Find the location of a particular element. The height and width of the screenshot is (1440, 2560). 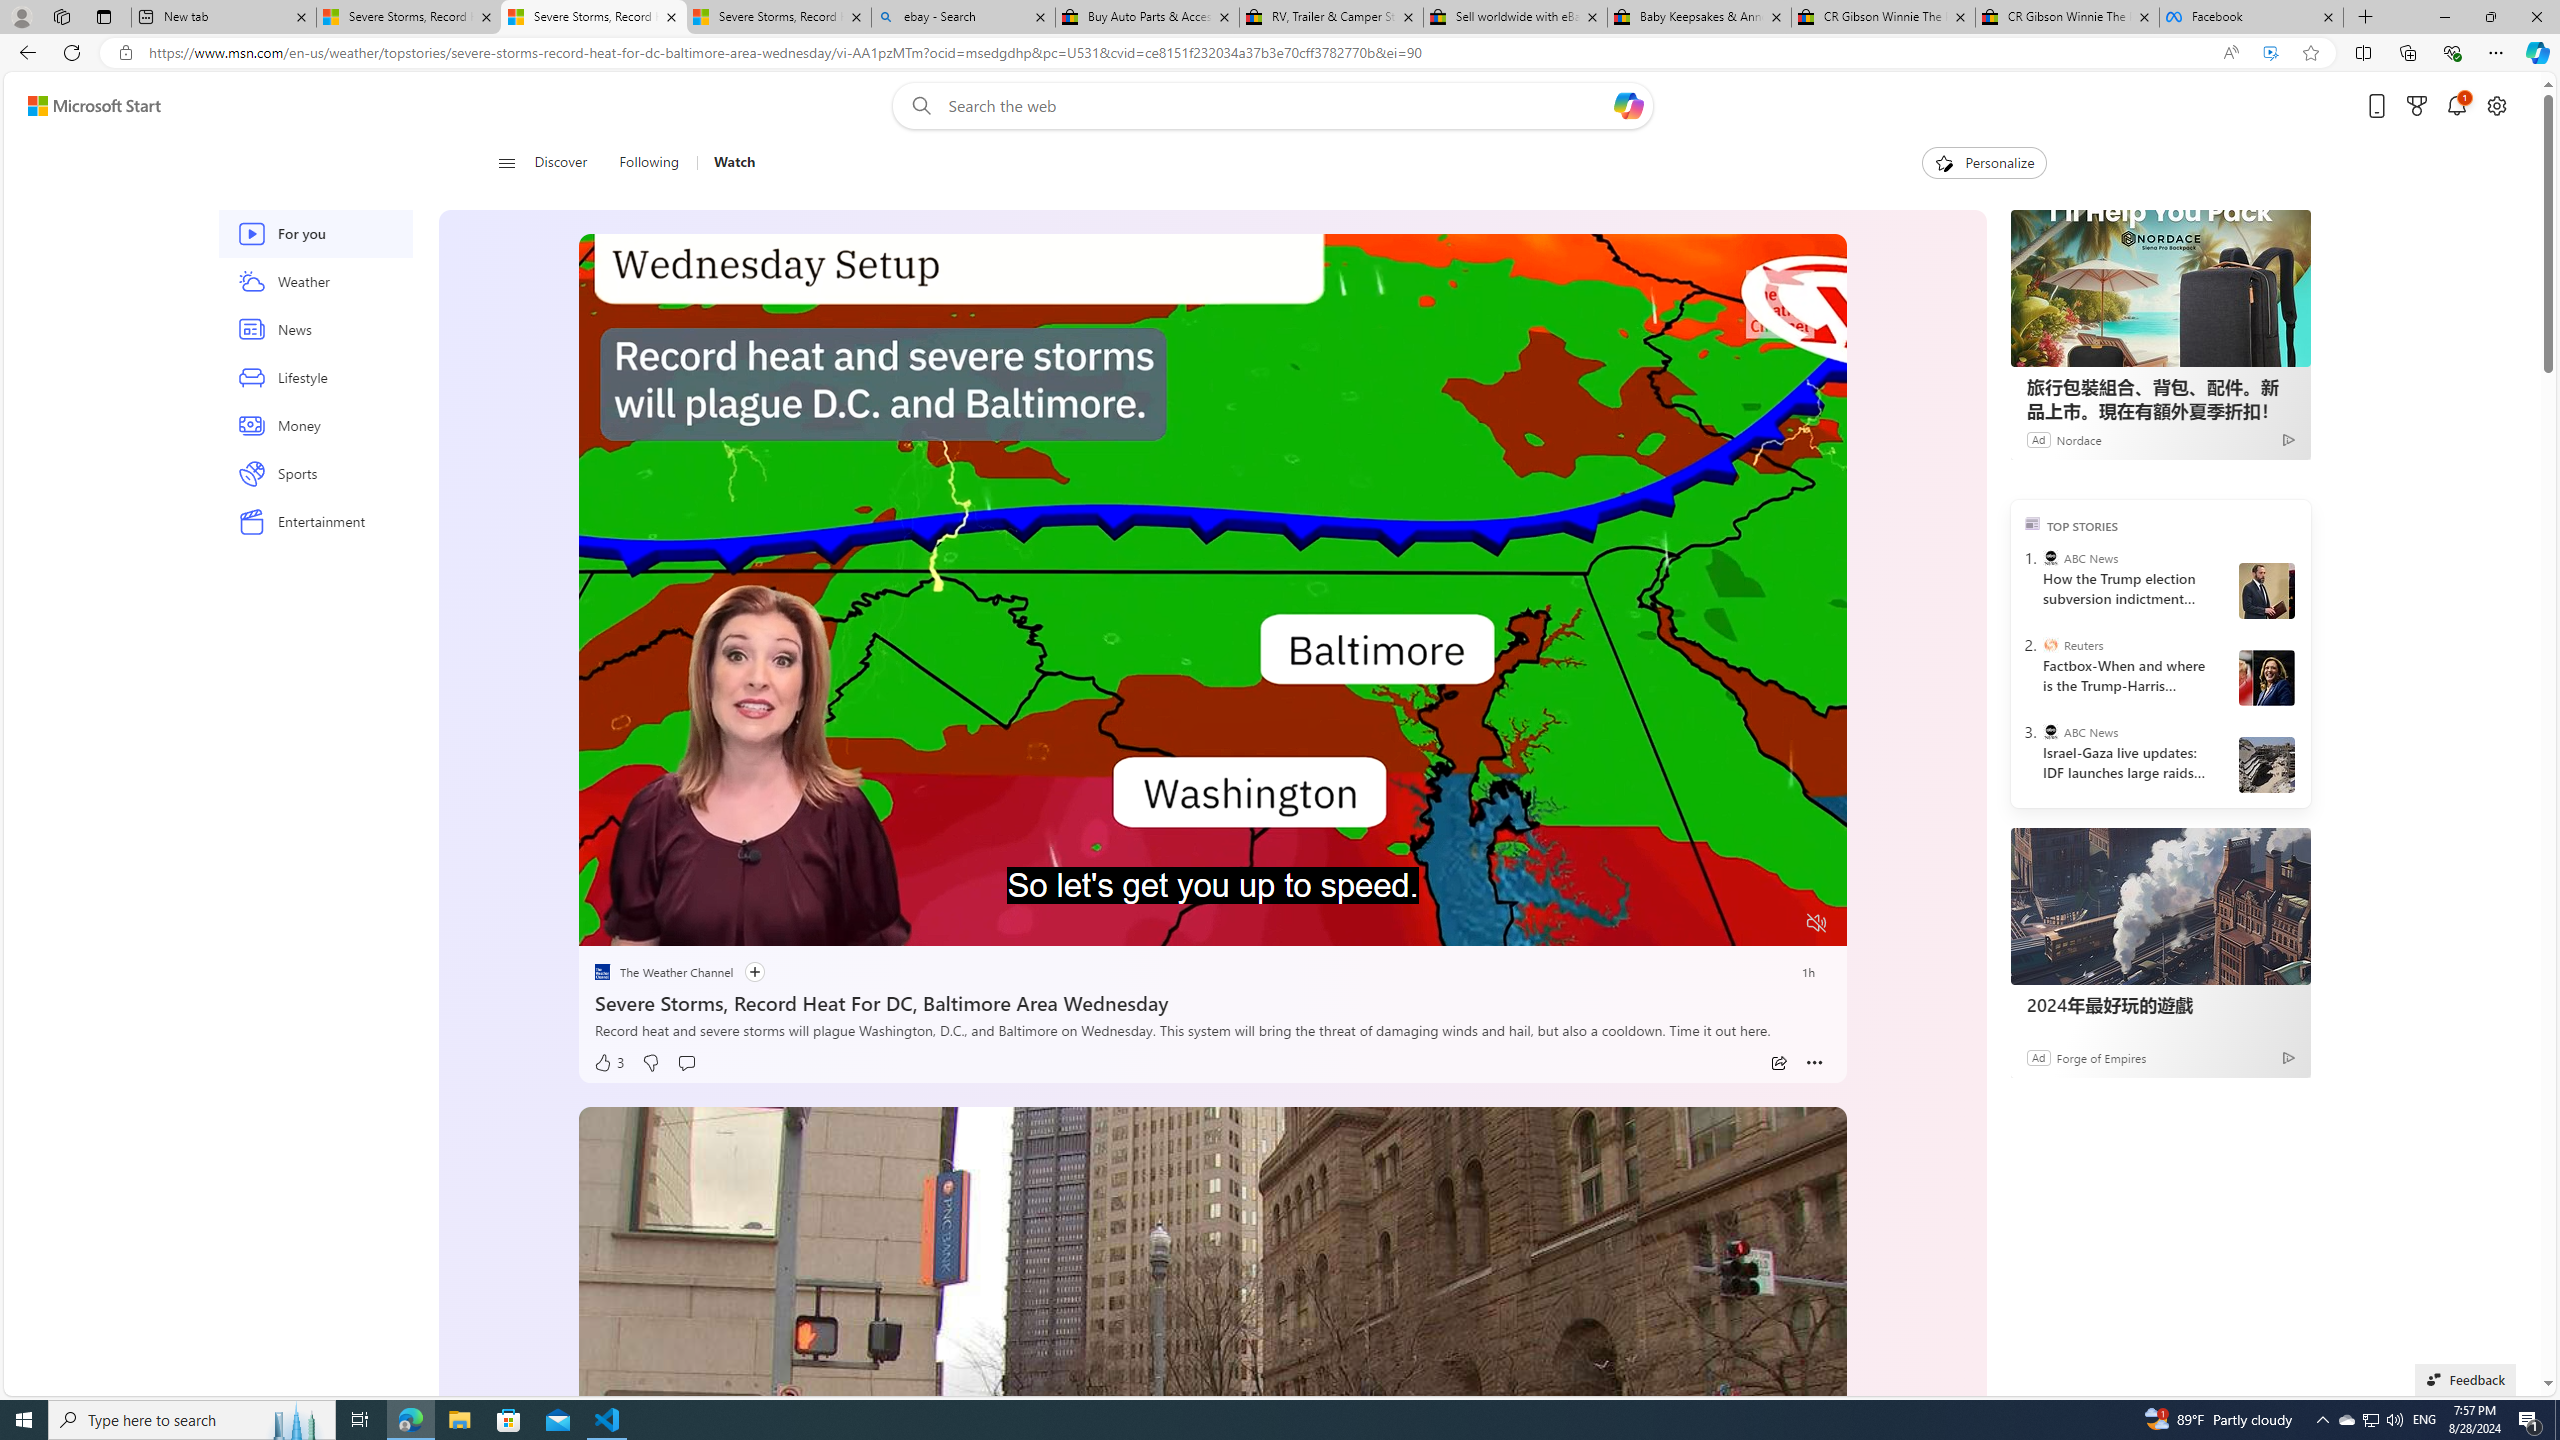

'Fullscreen' is located at coordinates (1778, 923).